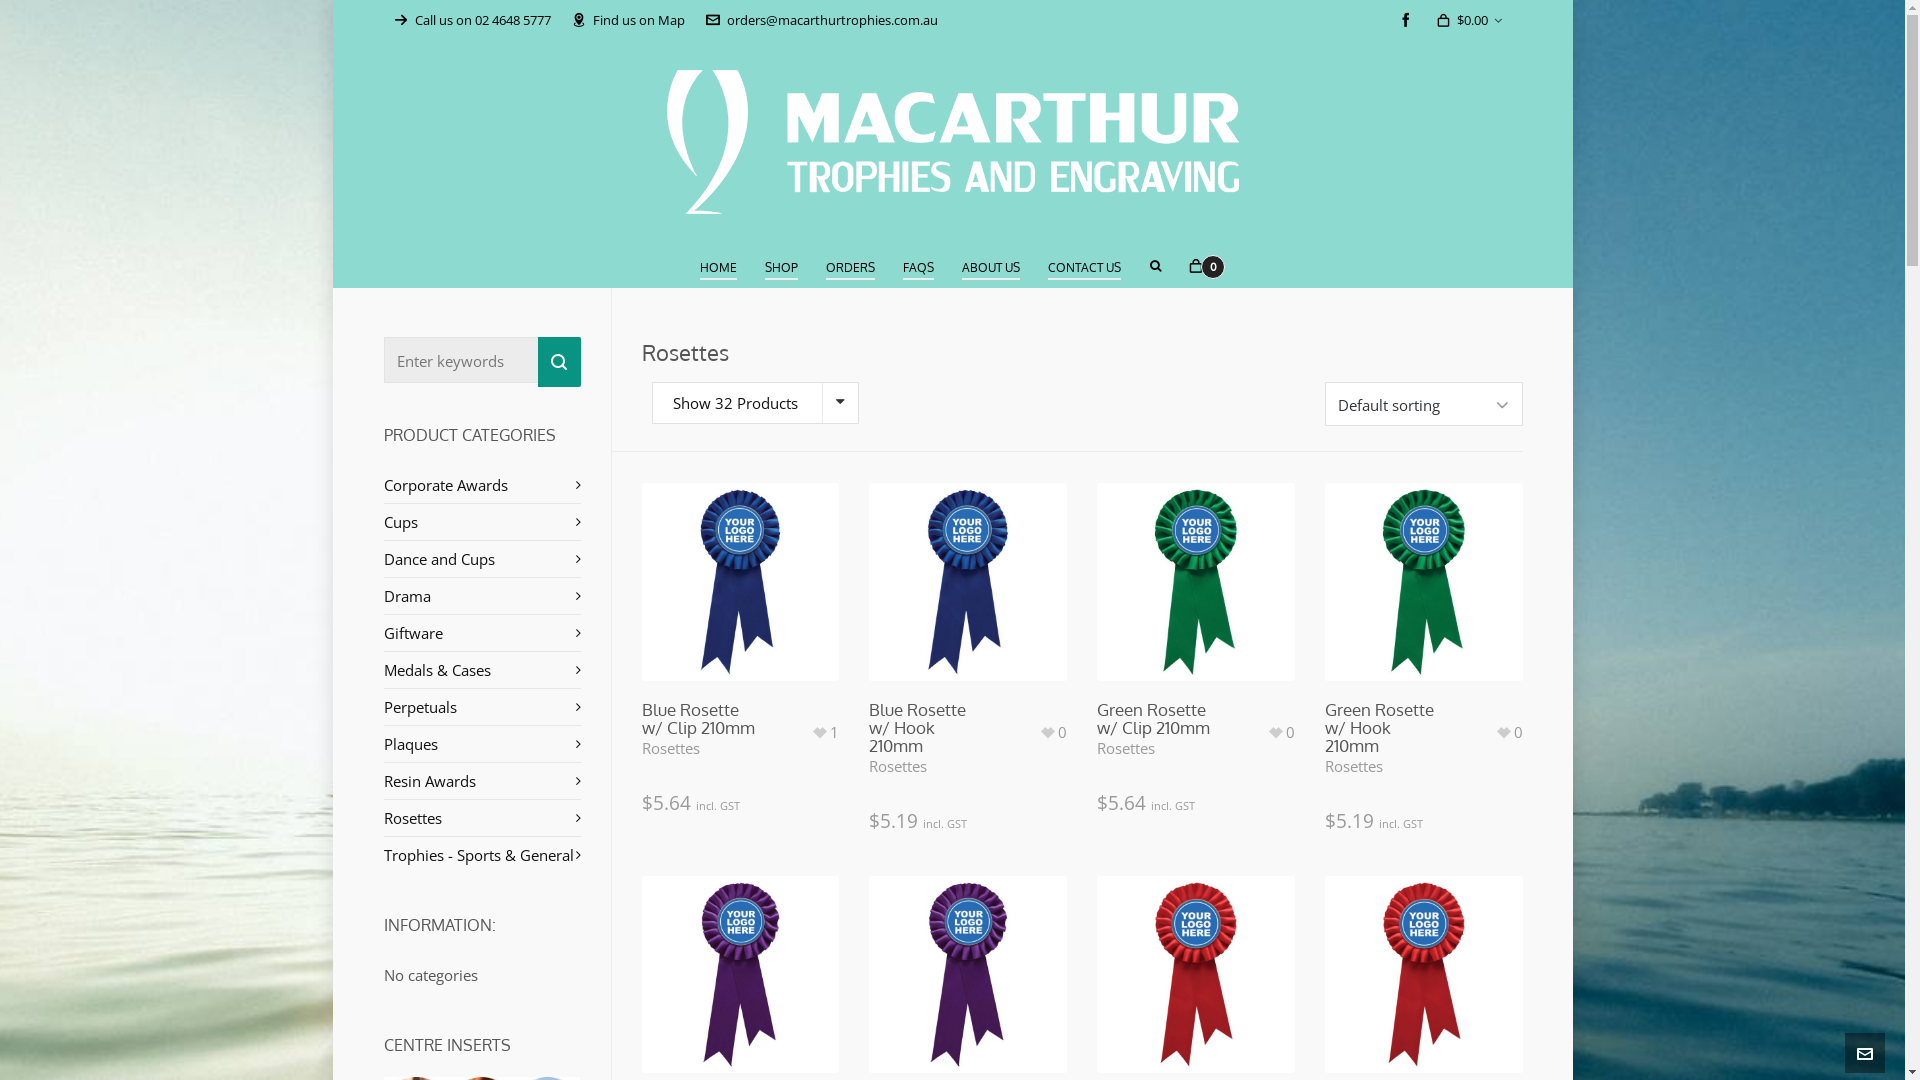 This screenshot has height=1080, width=1920. I want to click on 'orders@macarthurtrophies.com.au', so click(705, 19).